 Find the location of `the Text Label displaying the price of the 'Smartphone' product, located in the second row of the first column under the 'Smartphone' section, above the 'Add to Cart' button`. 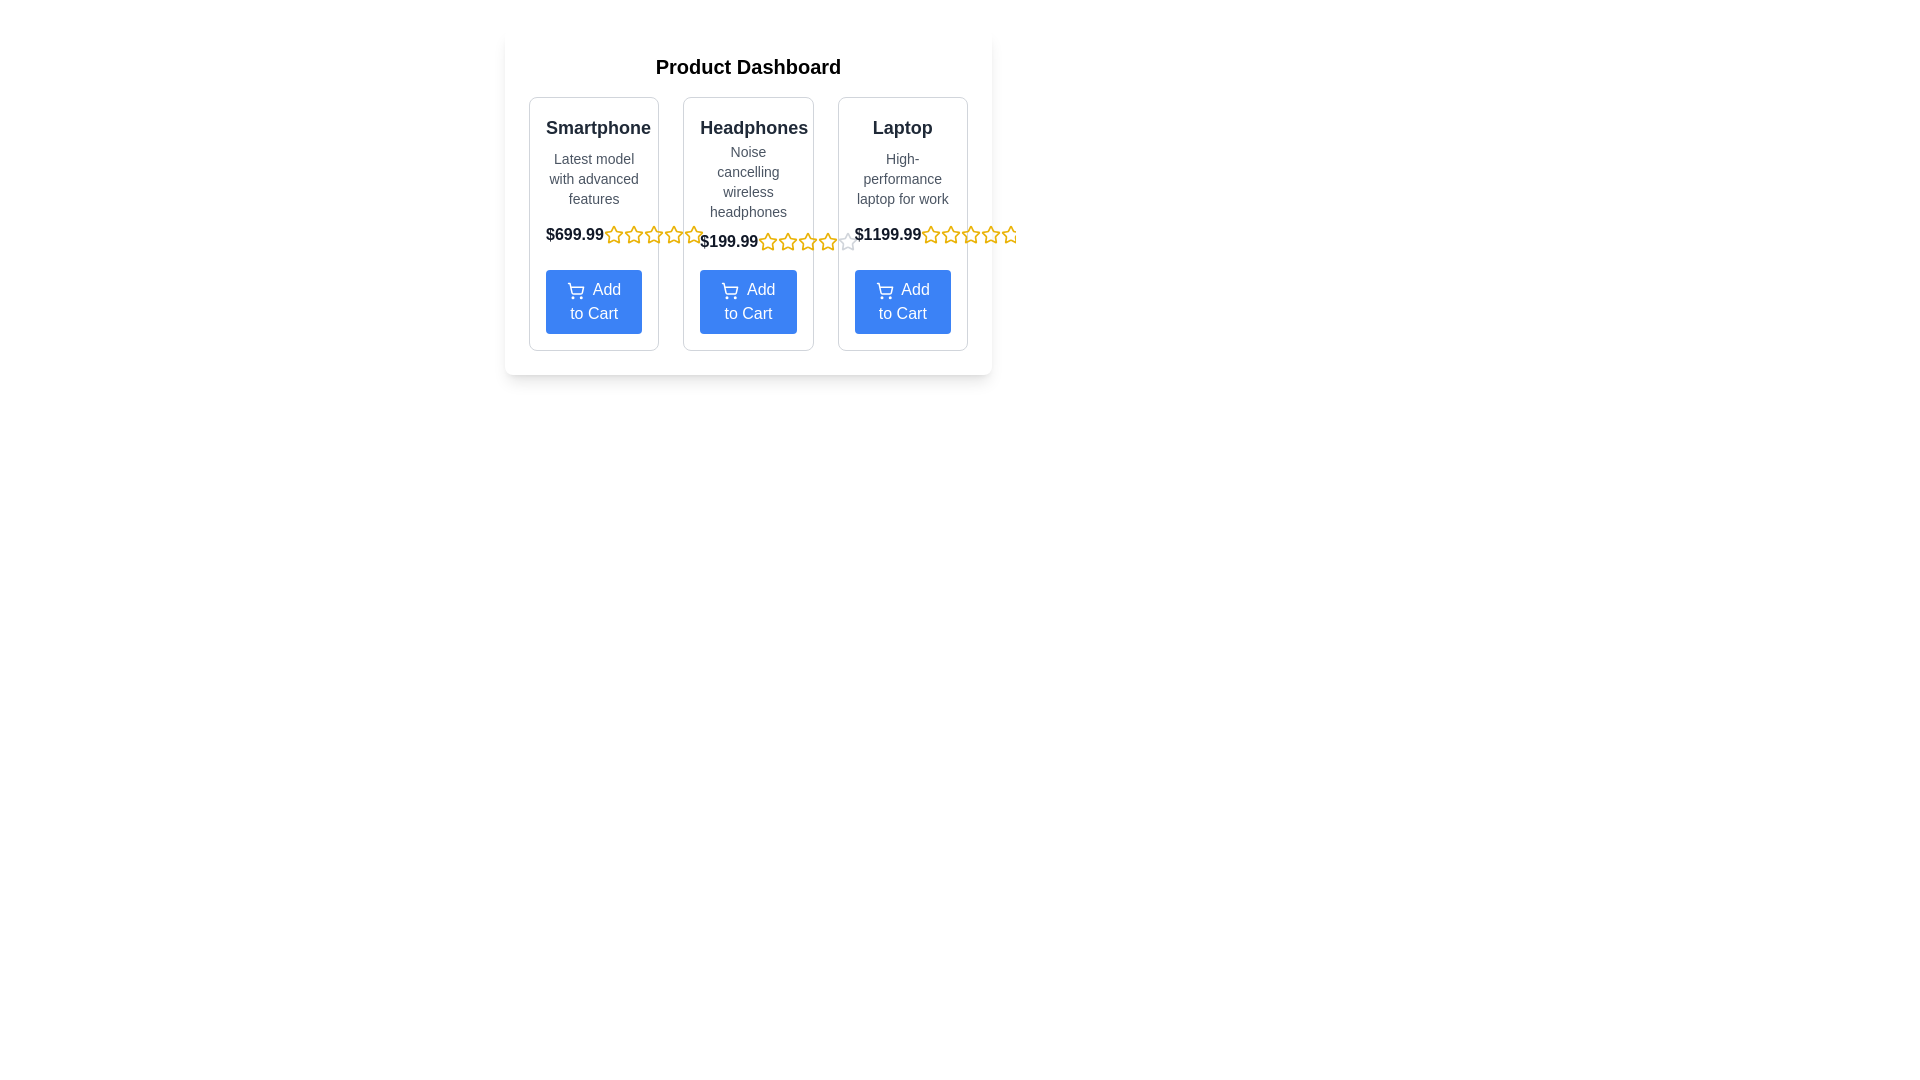

the Text Label displaying the price of the 'Smartphone' product, located in the second row of the first column under the 'Smartphone' section, above the 'Add to Cart' button is located at coordinates (593, 234).